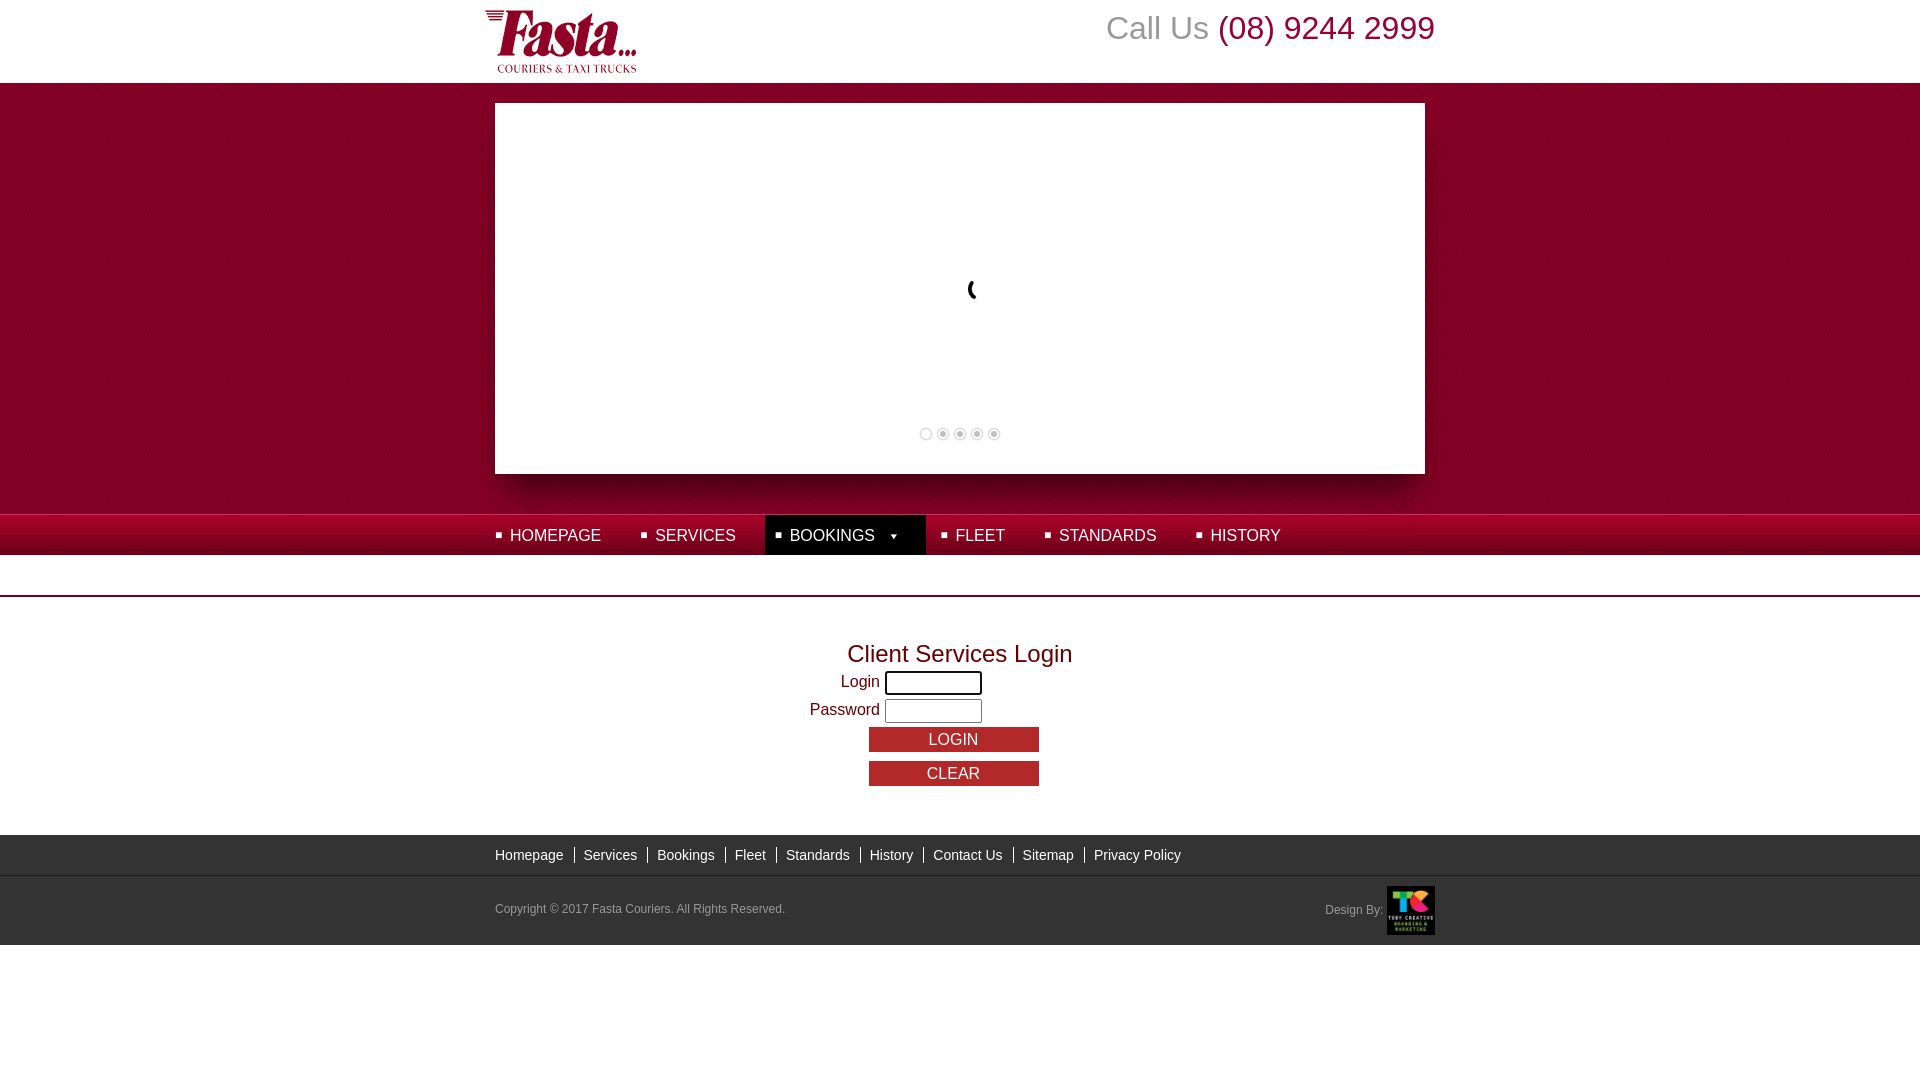 The image size is (1920, 1080). Describe the element at coordinates (967, 855) in the screenshot. I see `'Contact Us'` at that location.